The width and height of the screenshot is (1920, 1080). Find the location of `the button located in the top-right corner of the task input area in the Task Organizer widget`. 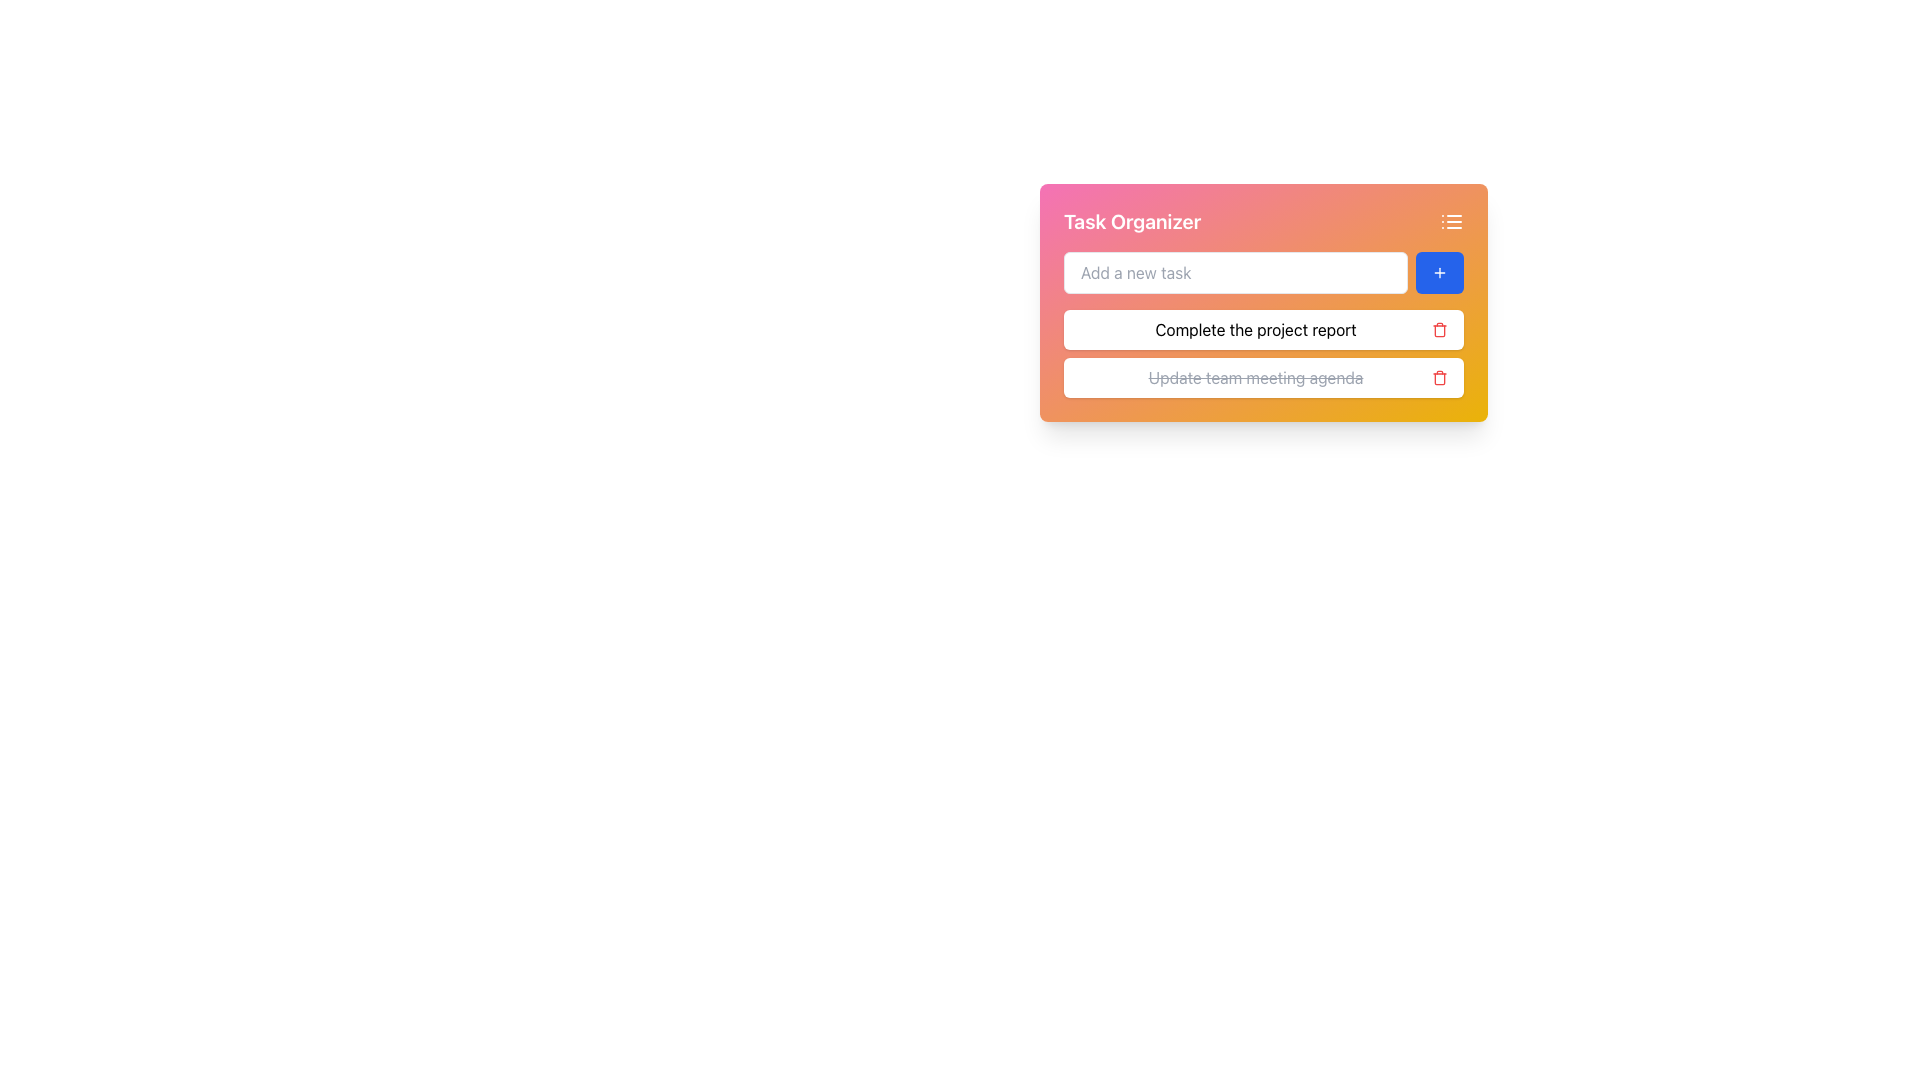

the button located in the top-right corner of the task input area in the Task Organizer widget is located at coordinates (1440, 273).